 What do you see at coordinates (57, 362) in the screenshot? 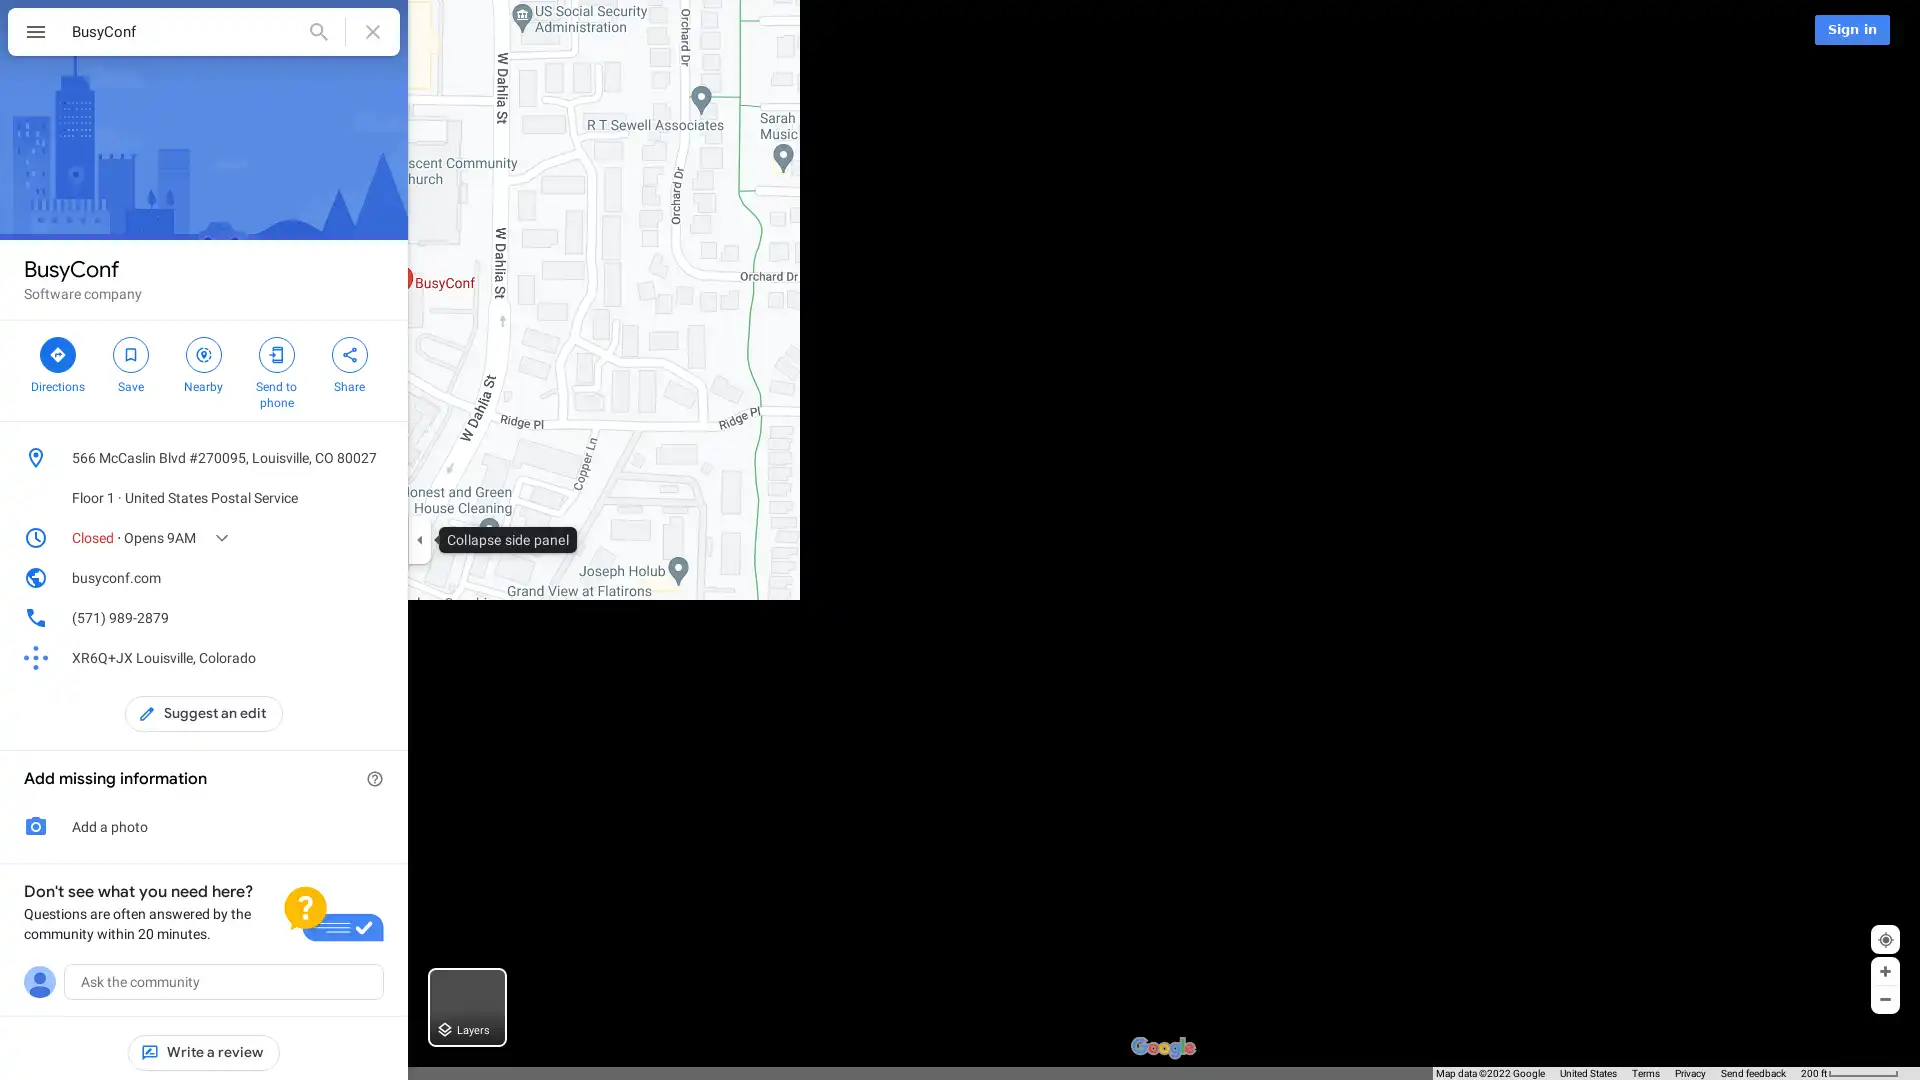
I see `Directions to BusyConf` at bounding box center [57, 362].